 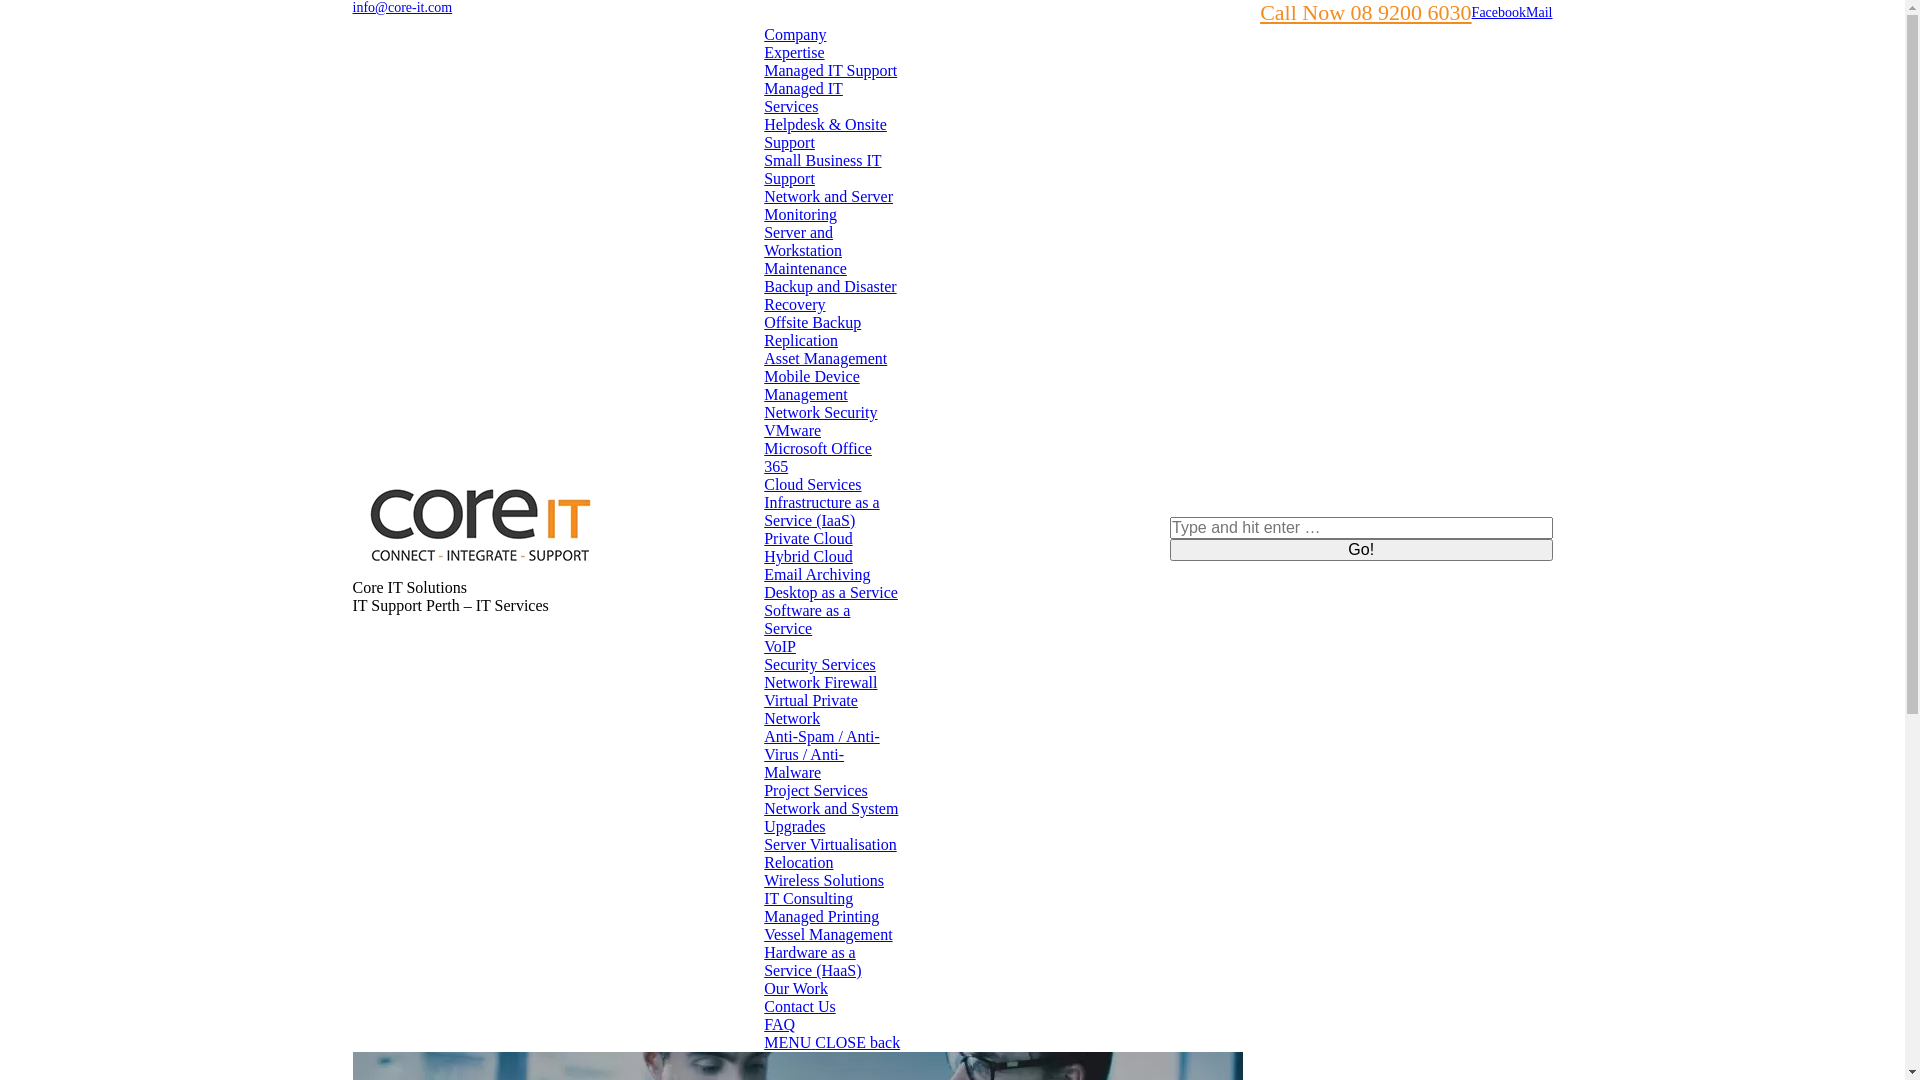 What do you see at coordinates (822, 168) in the screenshot?
I see `'Small Business IT Support'` at bounding box center [822, 168].